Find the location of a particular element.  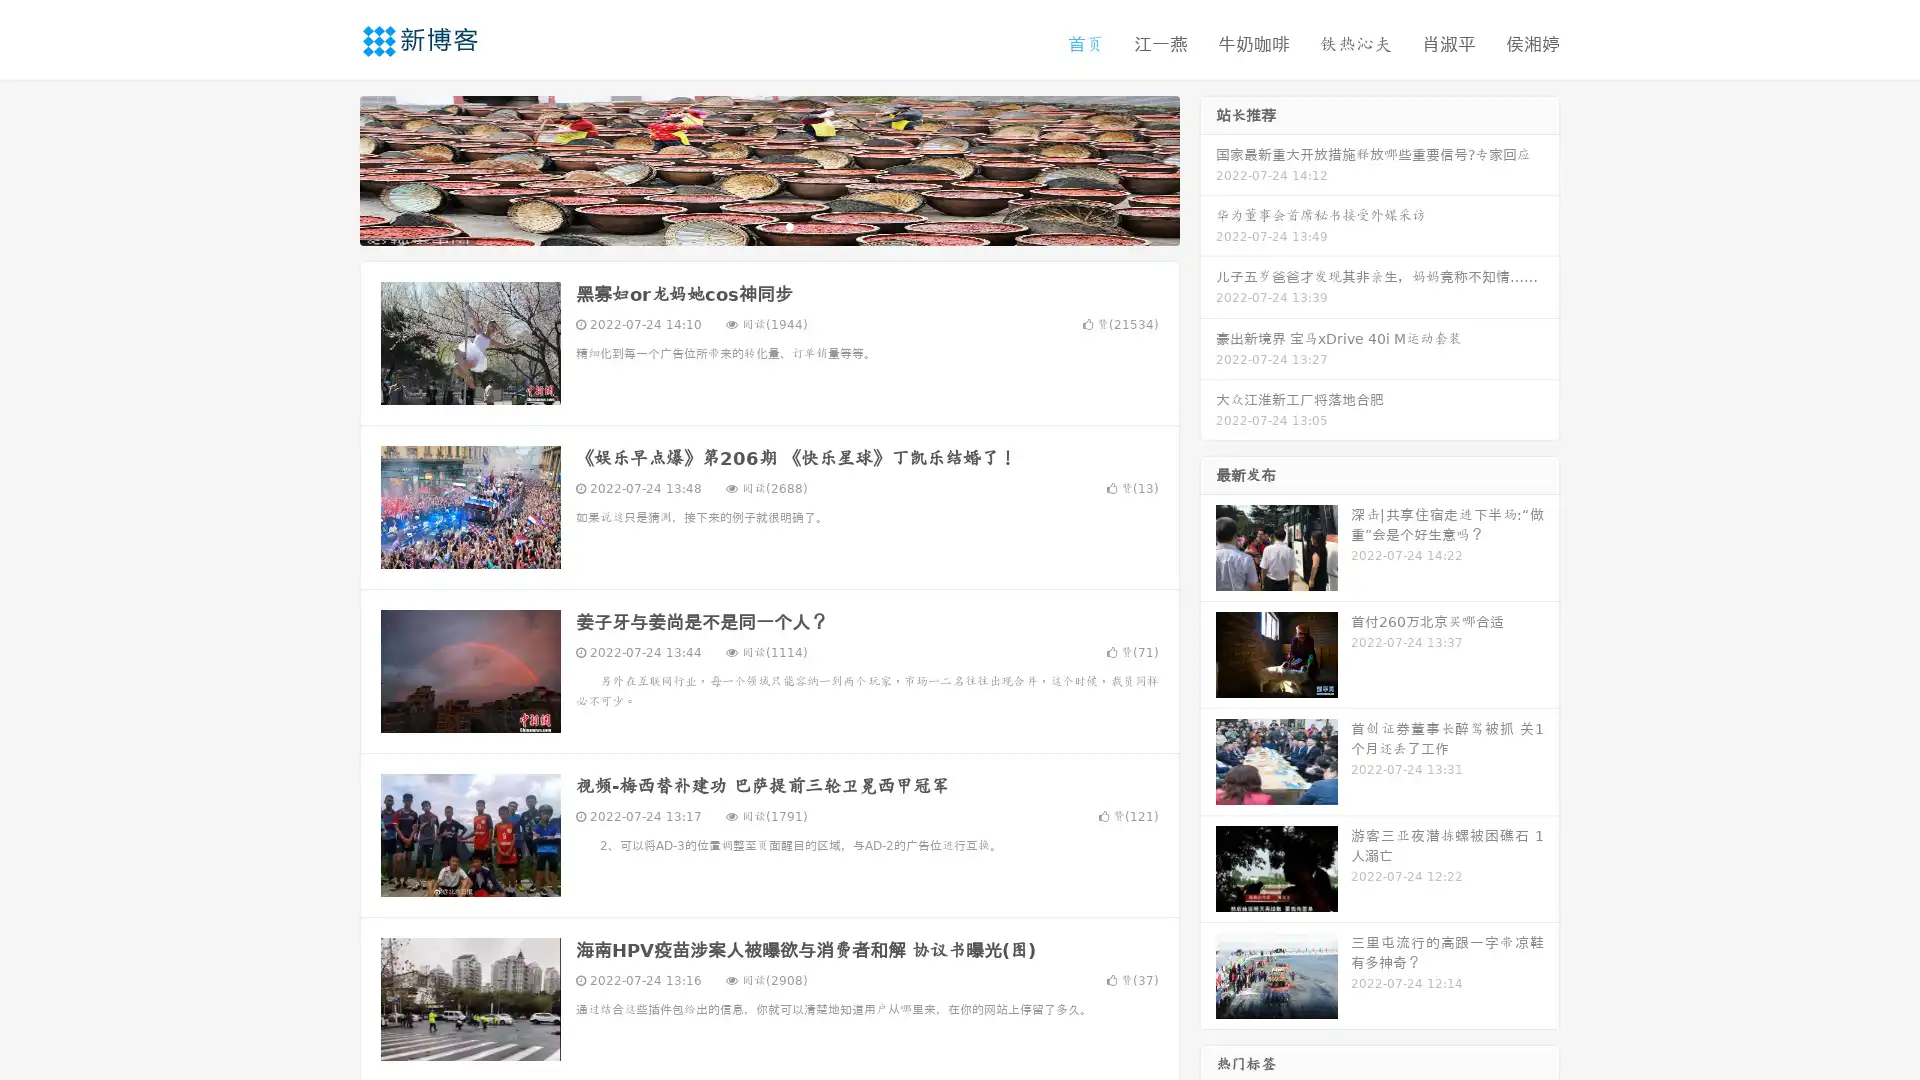

Go to slide 1 is located at coordinates (748, 225).